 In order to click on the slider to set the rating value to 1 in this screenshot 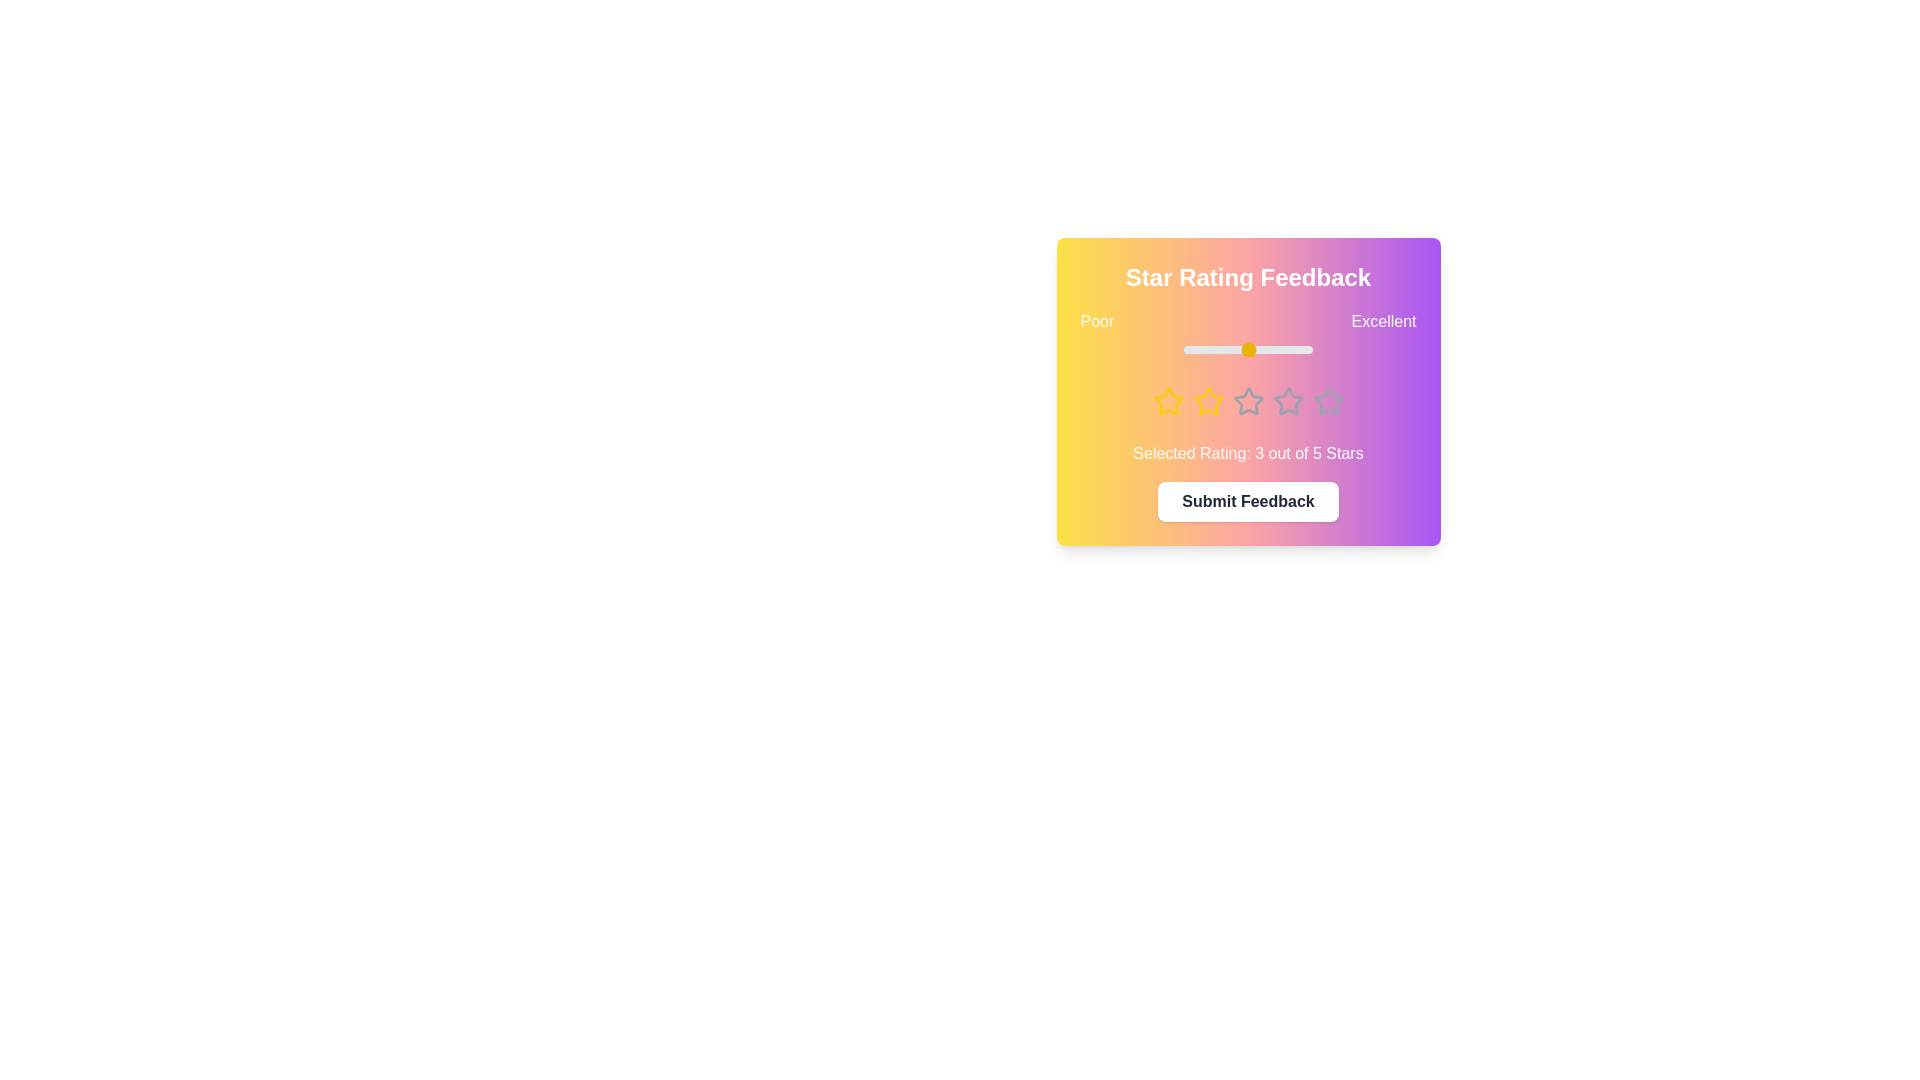, I will do `click(1185, 349)`.